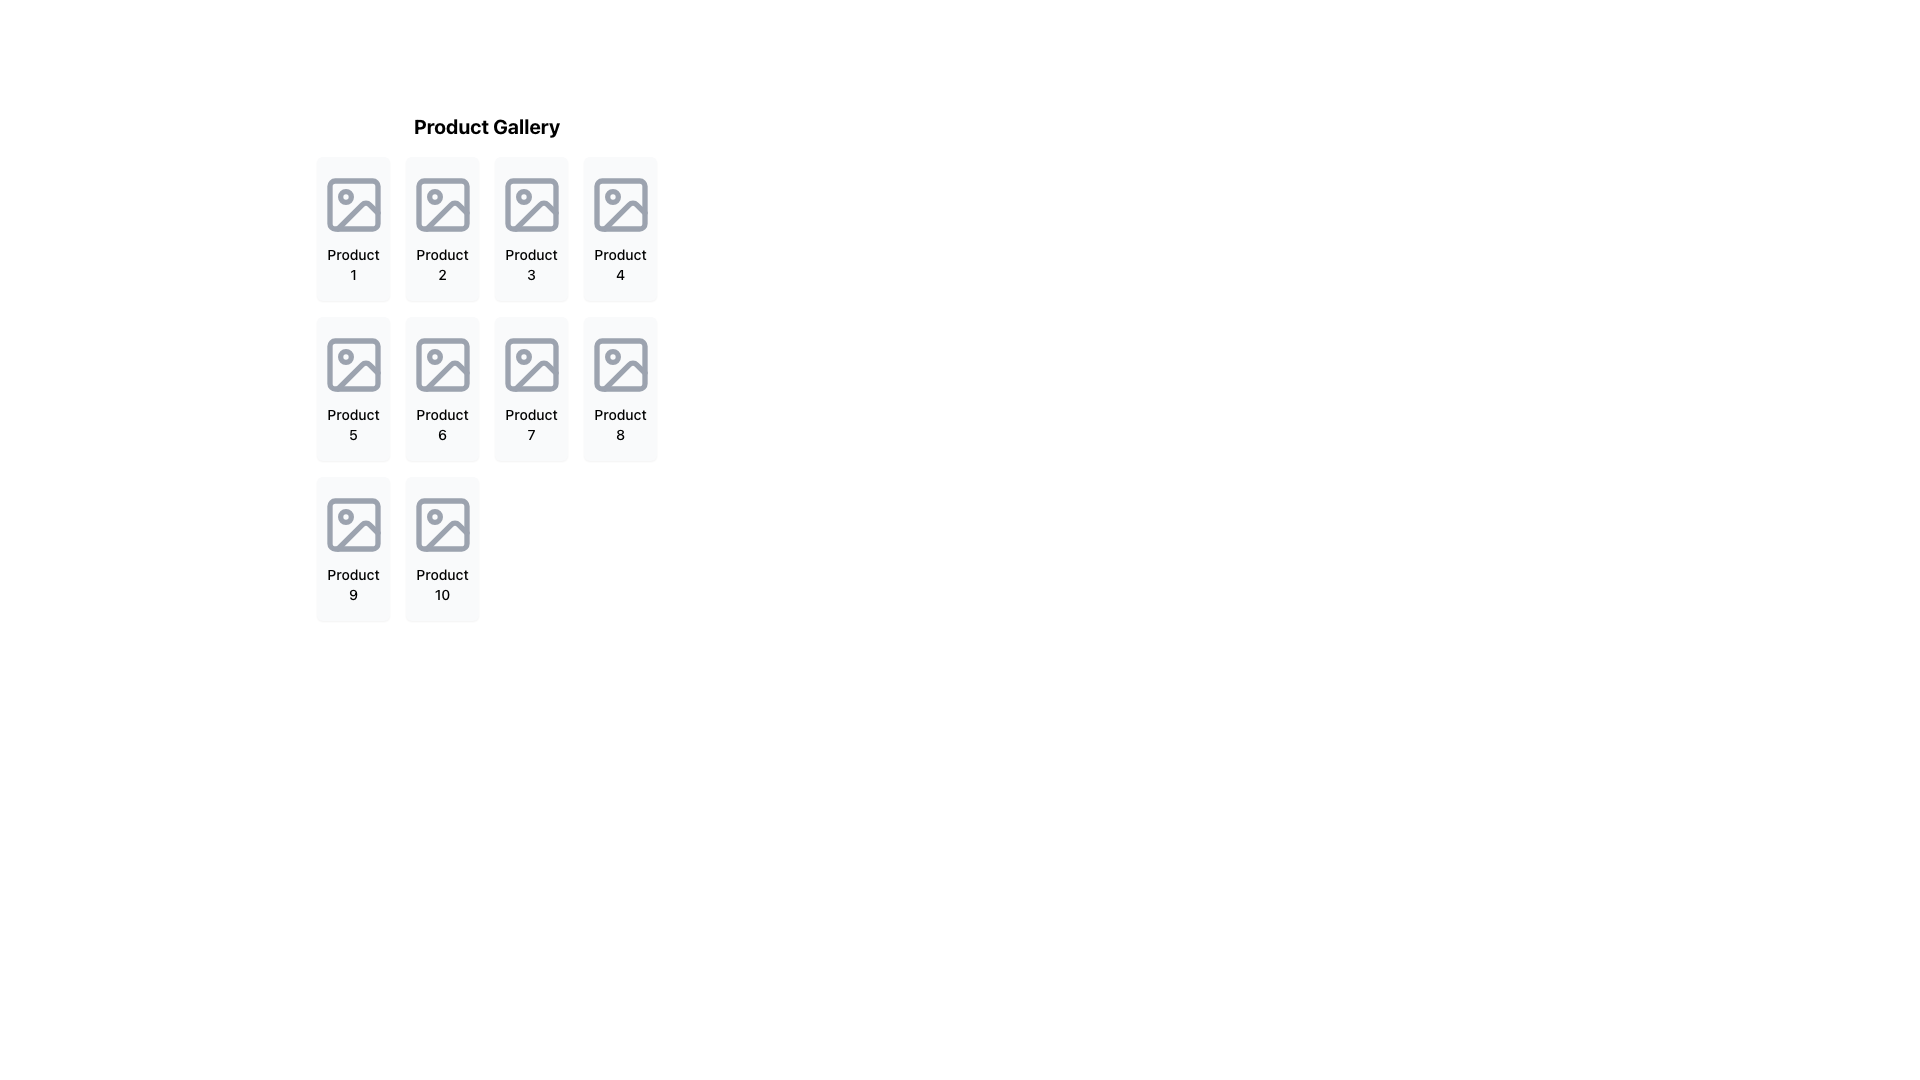  Describe the element at coordinates (486, 366) in the screenshot. I see `the image placeholder of the product card located in the 'Product Gallery' section, specifically the seventh element in the grid` at that location.